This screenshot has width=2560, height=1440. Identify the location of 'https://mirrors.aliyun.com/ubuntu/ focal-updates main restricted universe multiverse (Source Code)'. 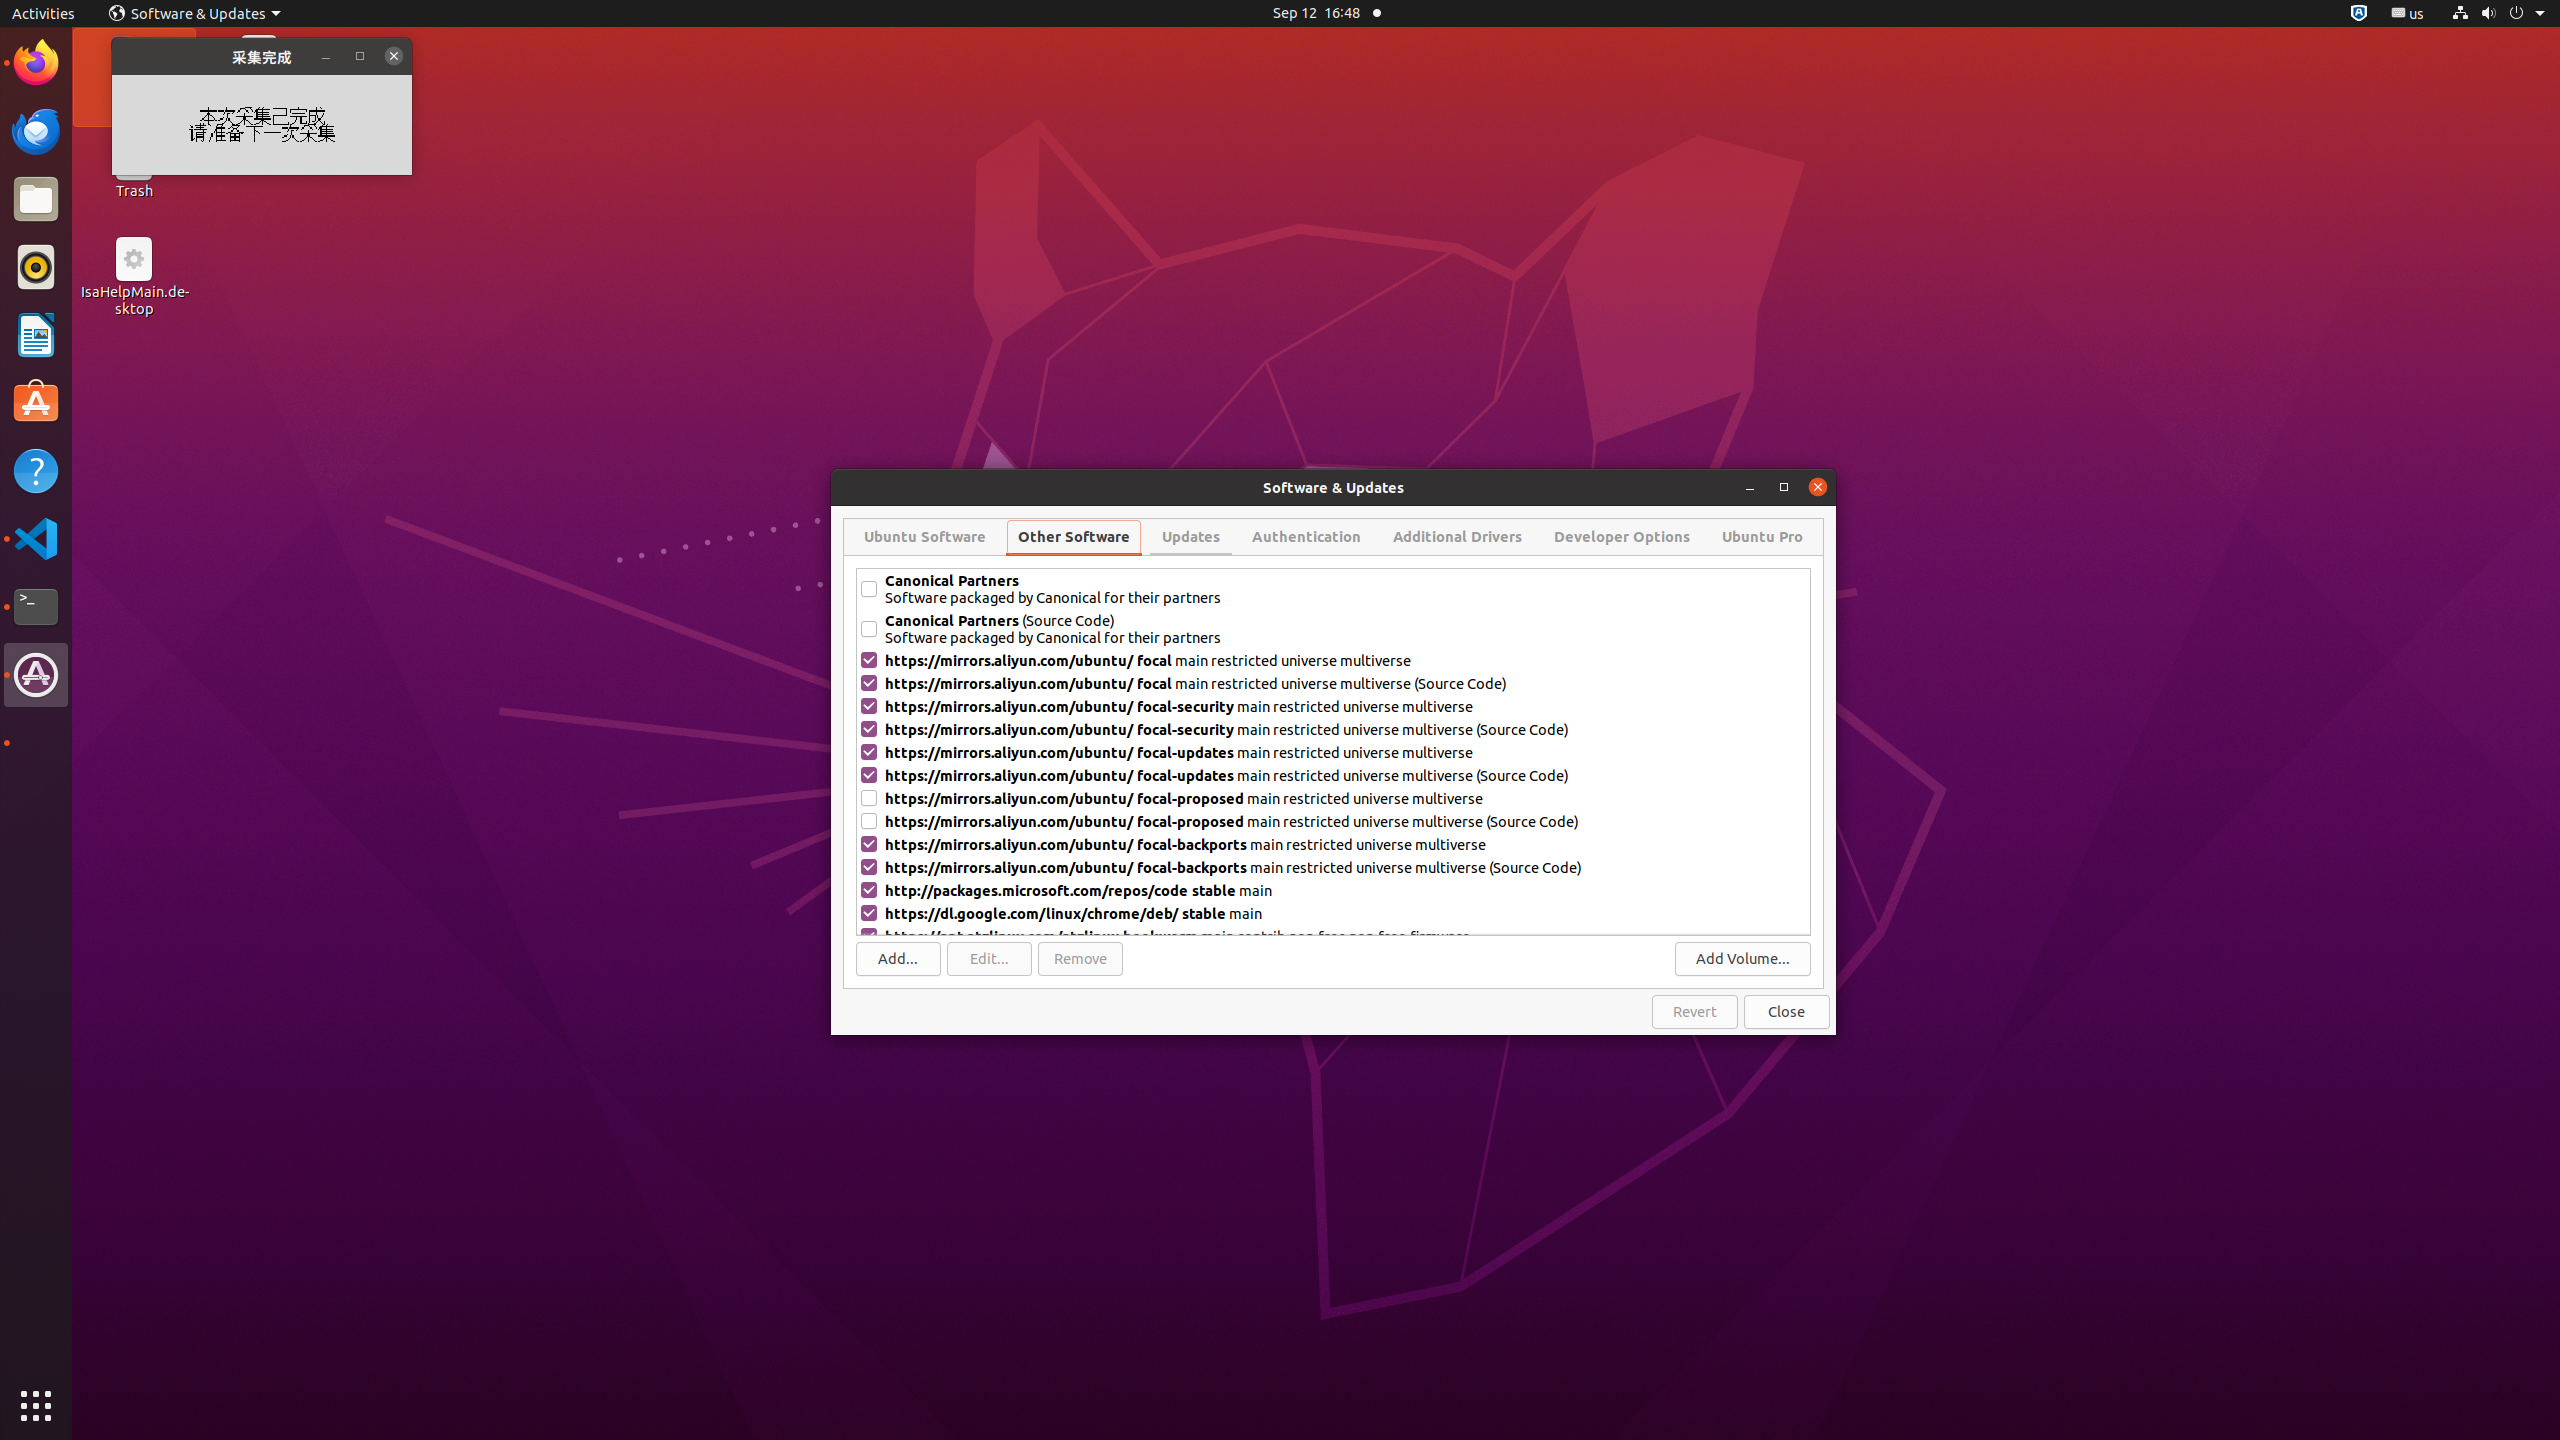
(1345, 774).